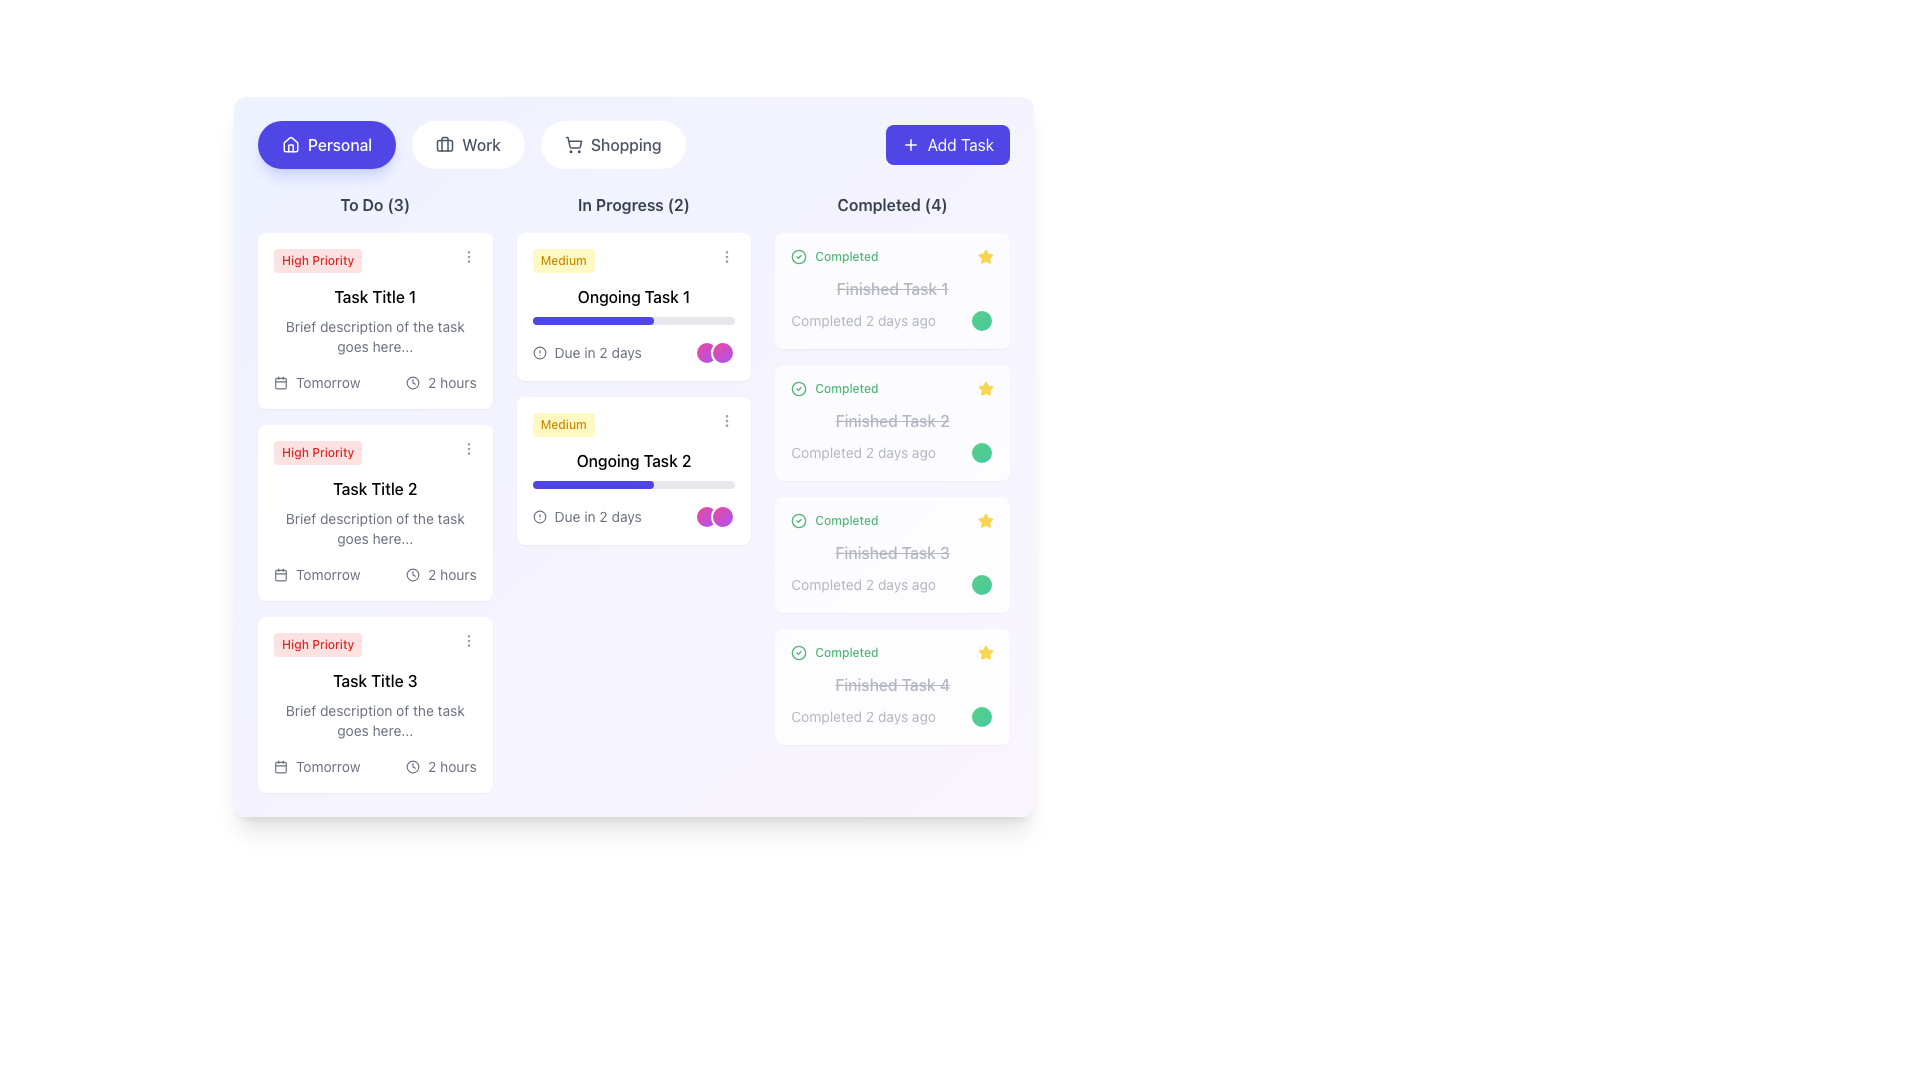 This screenshot has width=1920, height=1080. Describe the element at coordinates (328, 766) in the screenshot. I see `the text label displaying 'Tomorrow' located in the last card of the 'To Do' column, below the calendar icon` at that location.